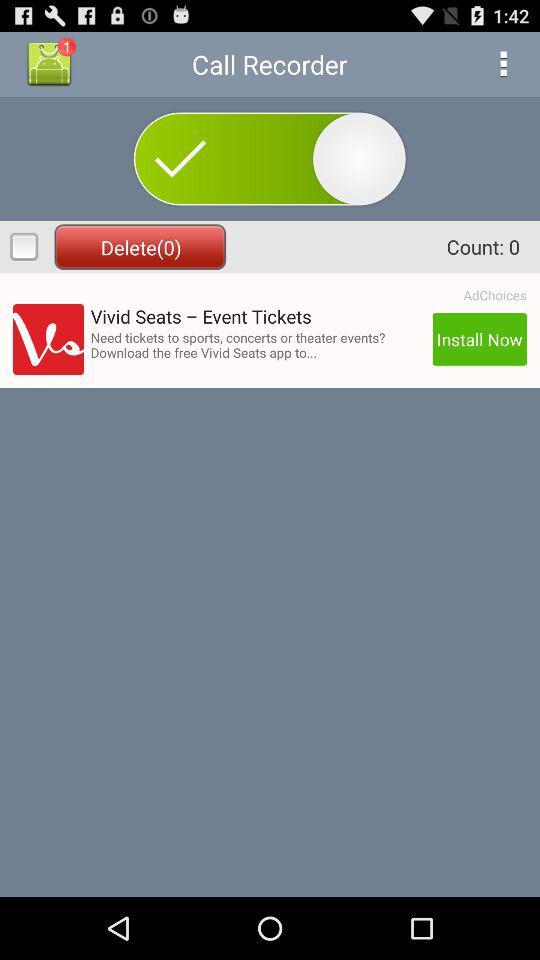 This screenshot has width=540, height=960. Describe the element at coordinates (269, 157) in the screenshot. I see `icon below the call recorder` at that location.